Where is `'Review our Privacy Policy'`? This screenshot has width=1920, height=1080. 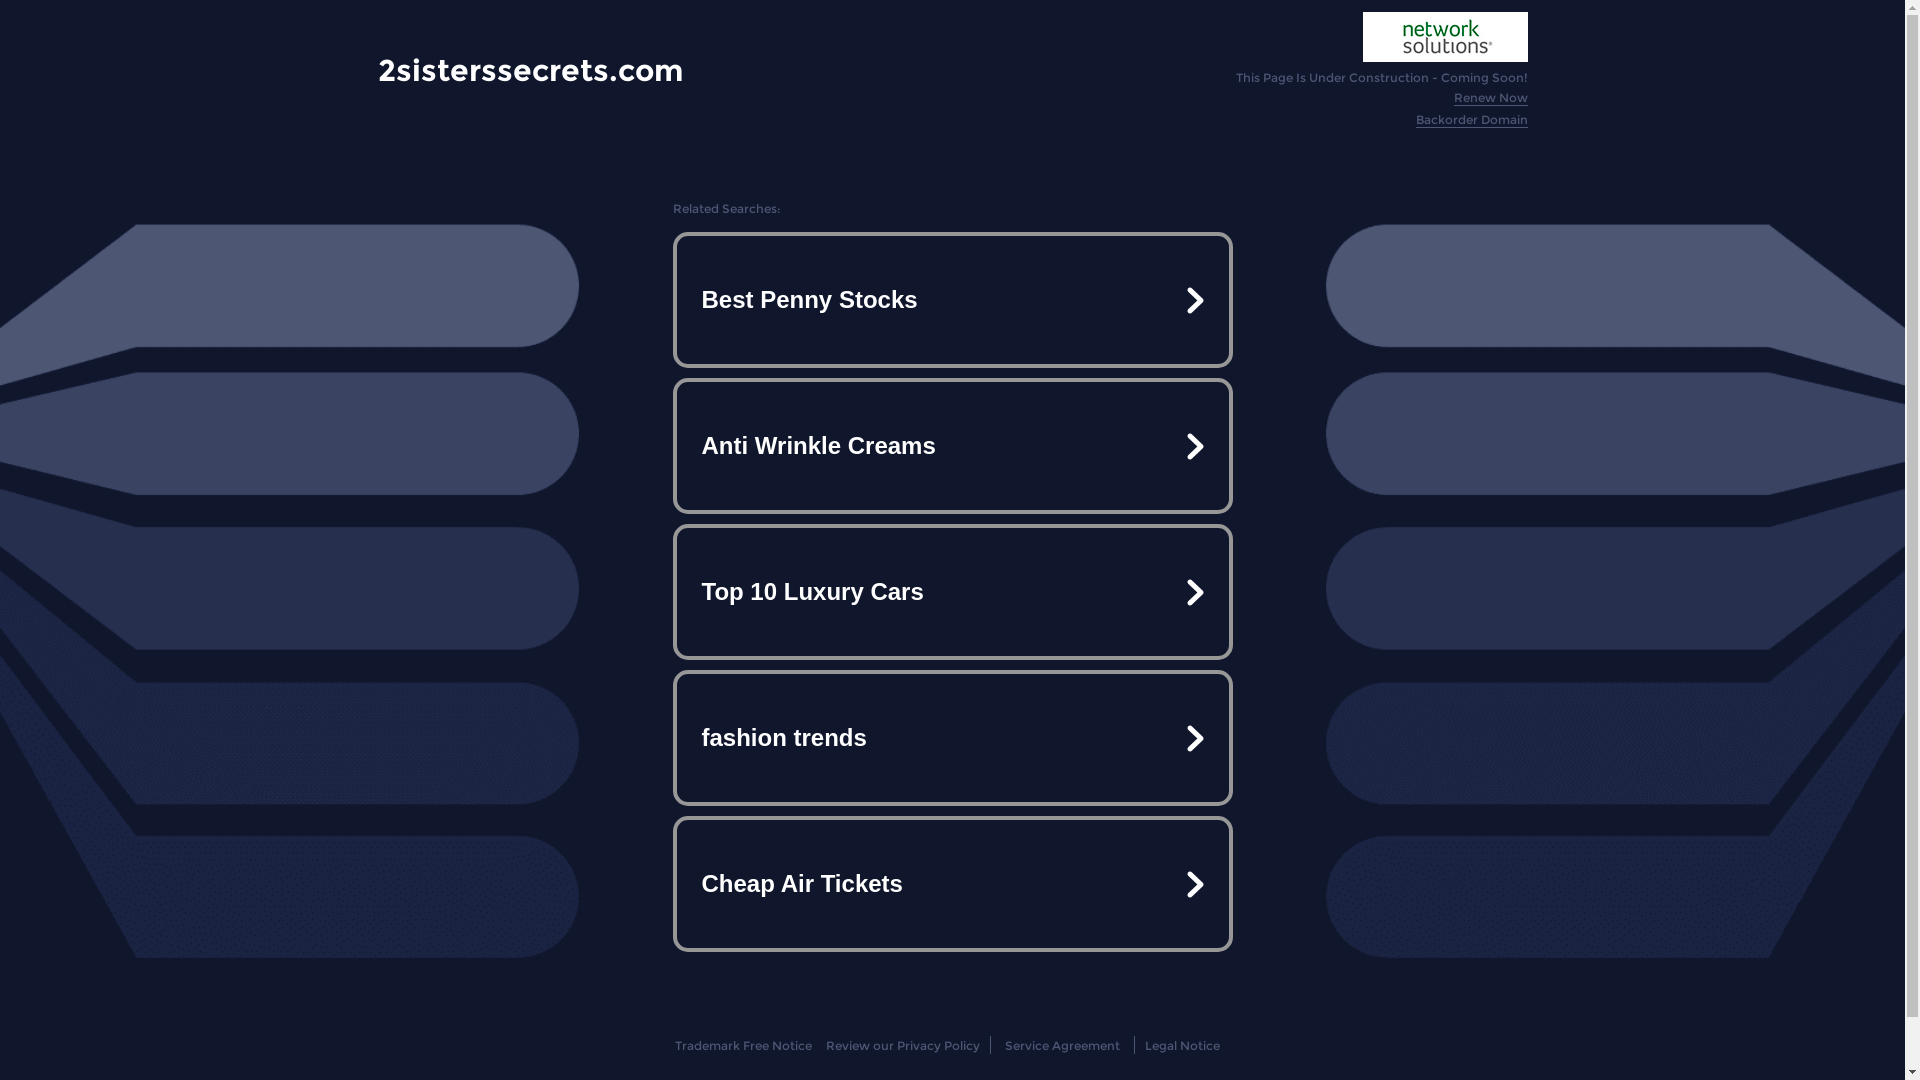 'Review our Privacy Policy' is located at coordinates (901, 1044).